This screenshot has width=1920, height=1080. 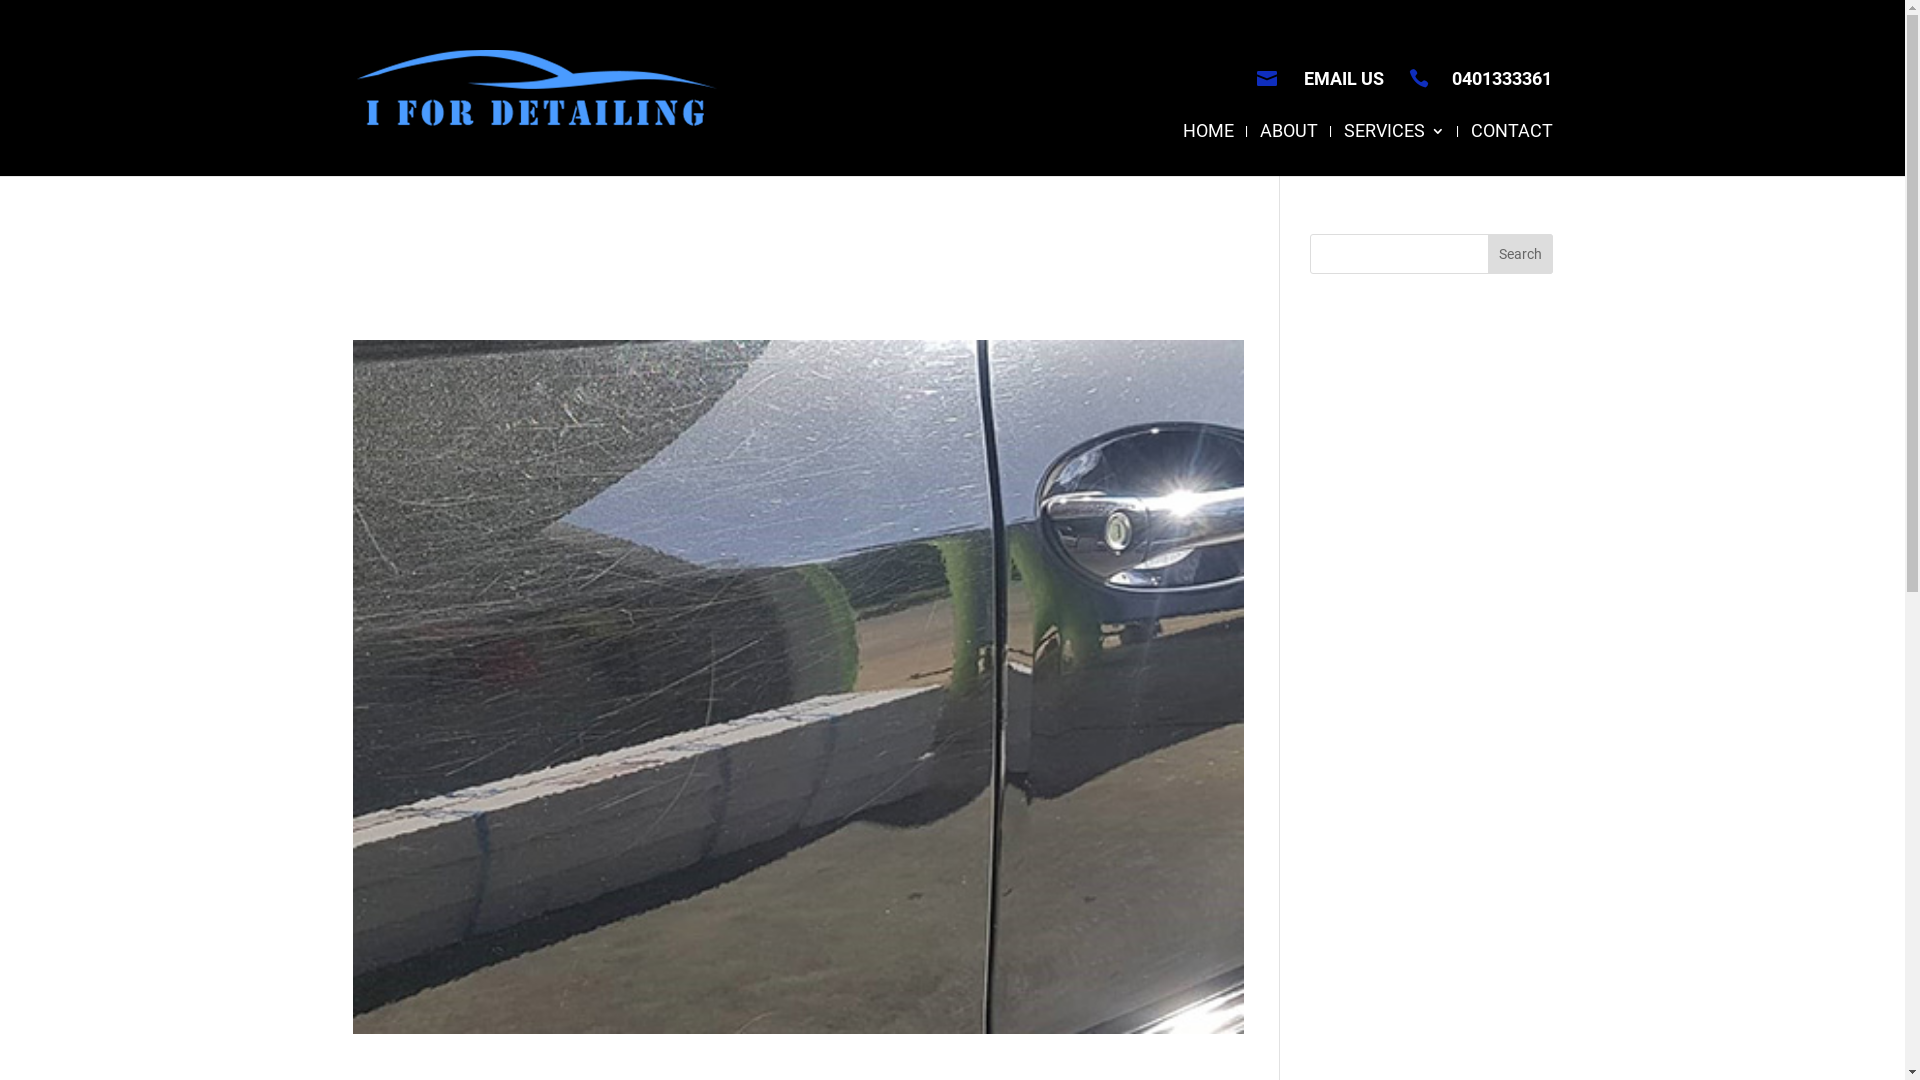 What do you see at coordinates (1520, 253) in the screenshot?
I see `'Search'` at bounding box center [1520, 253].